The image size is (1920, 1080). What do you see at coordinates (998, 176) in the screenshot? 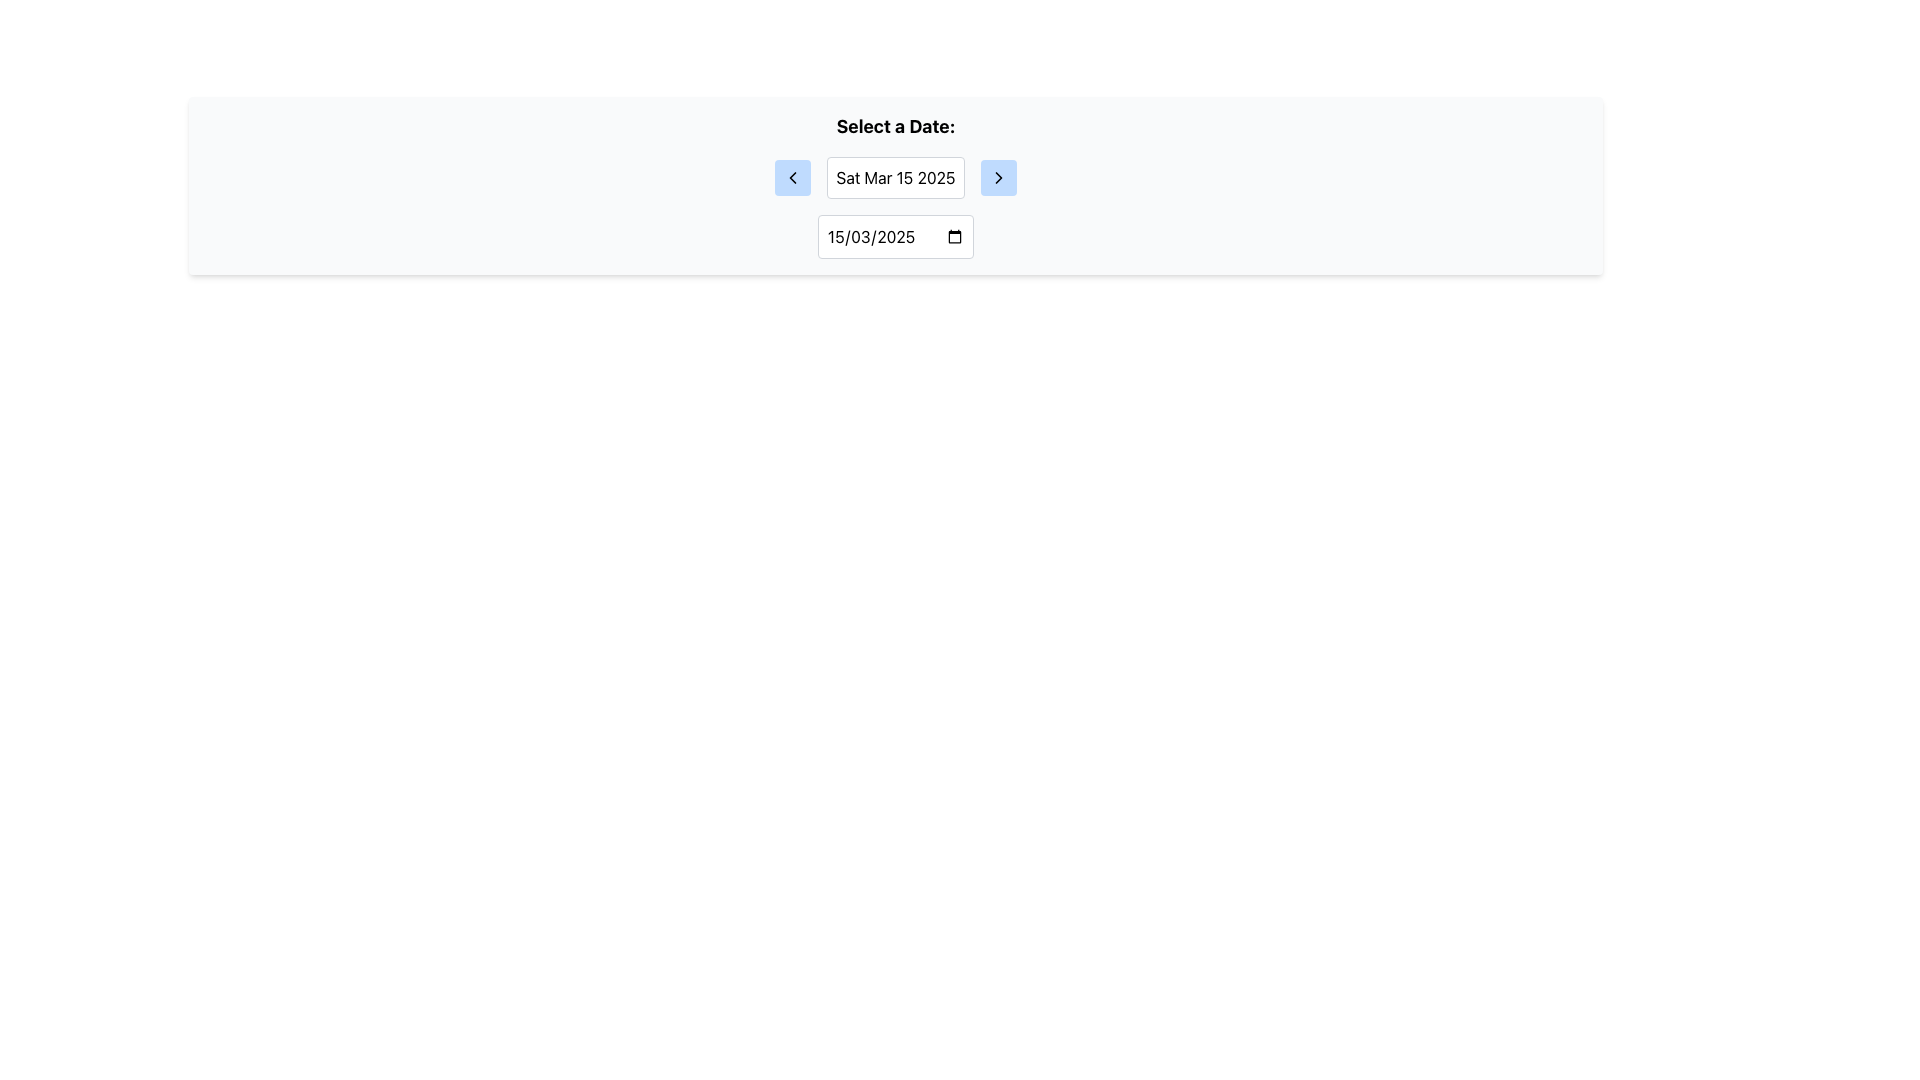
I see `the rightward arrowhead icon in the date navigation controls` at bounding box center [998, 176].